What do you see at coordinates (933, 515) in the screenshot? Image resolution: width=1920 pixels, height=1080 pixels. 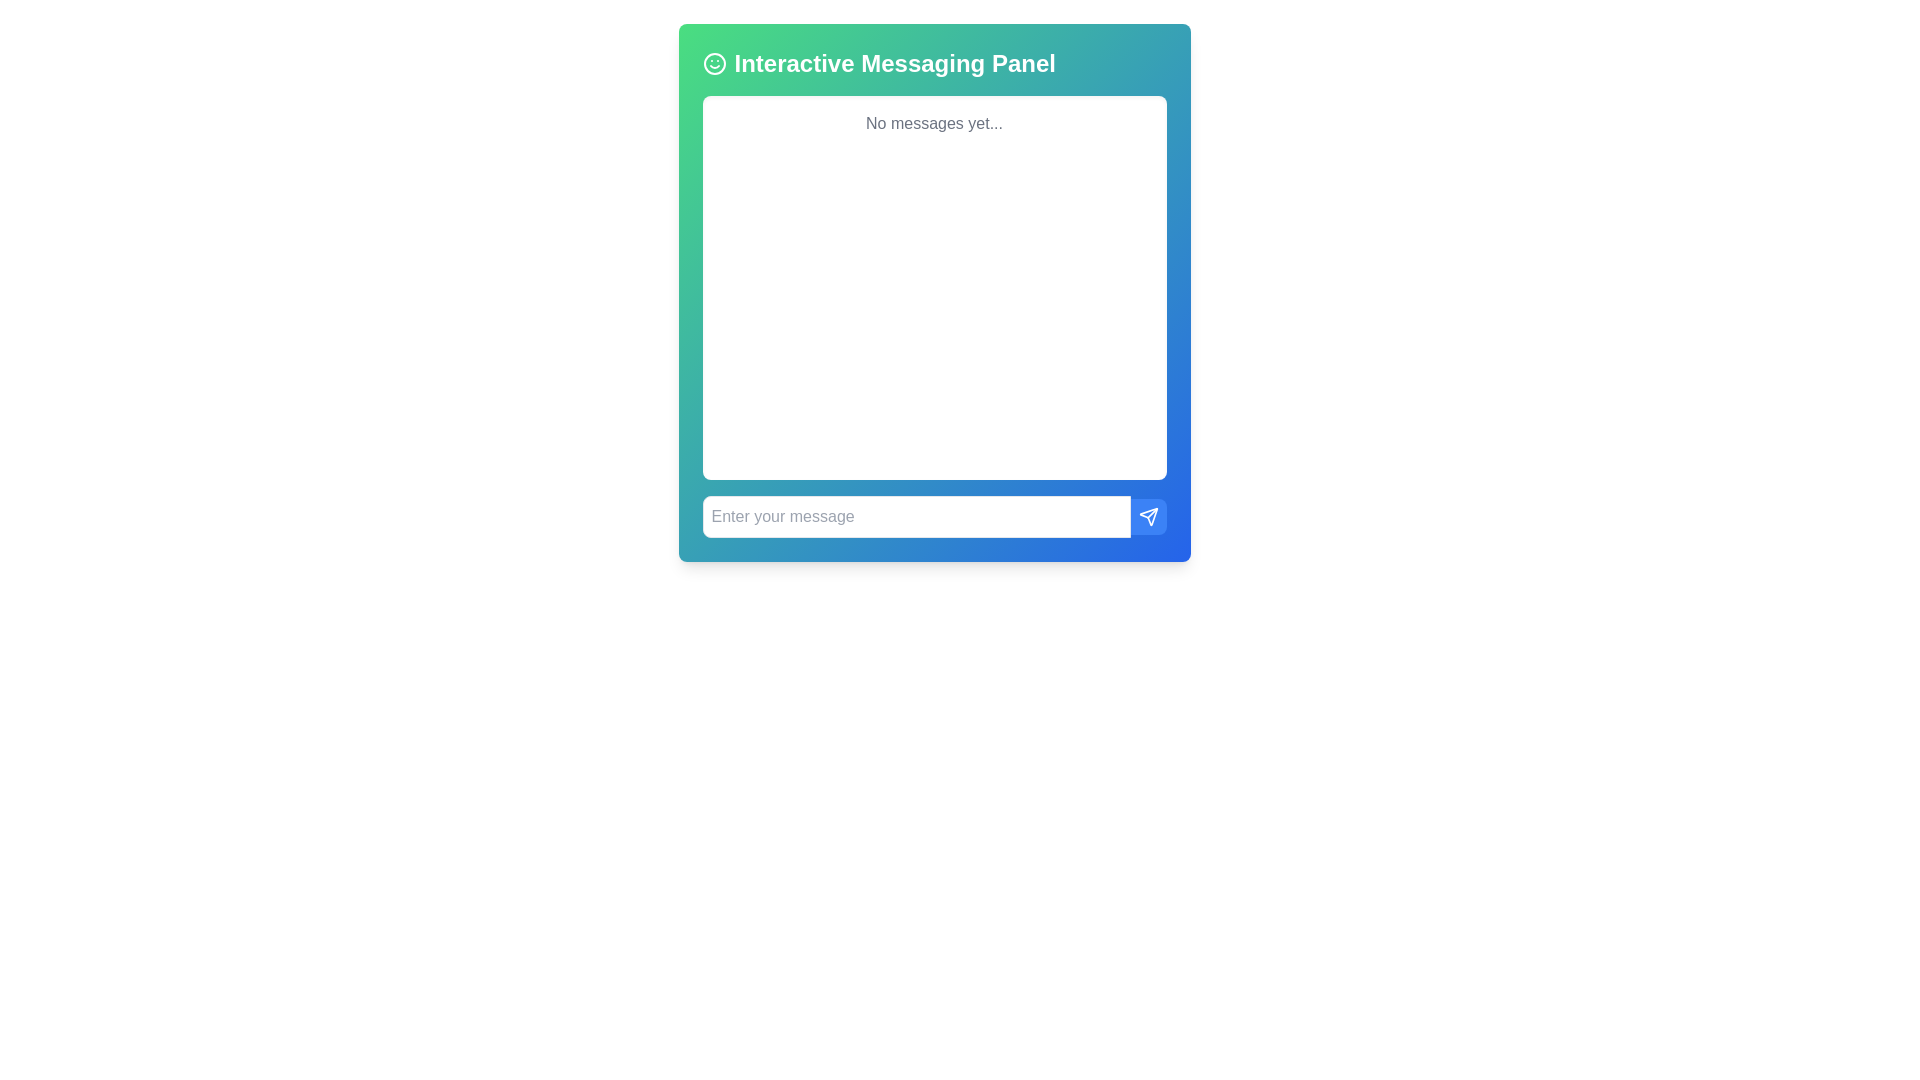 I see `the input field of the messaging panel` at bounding box center [933, 515].